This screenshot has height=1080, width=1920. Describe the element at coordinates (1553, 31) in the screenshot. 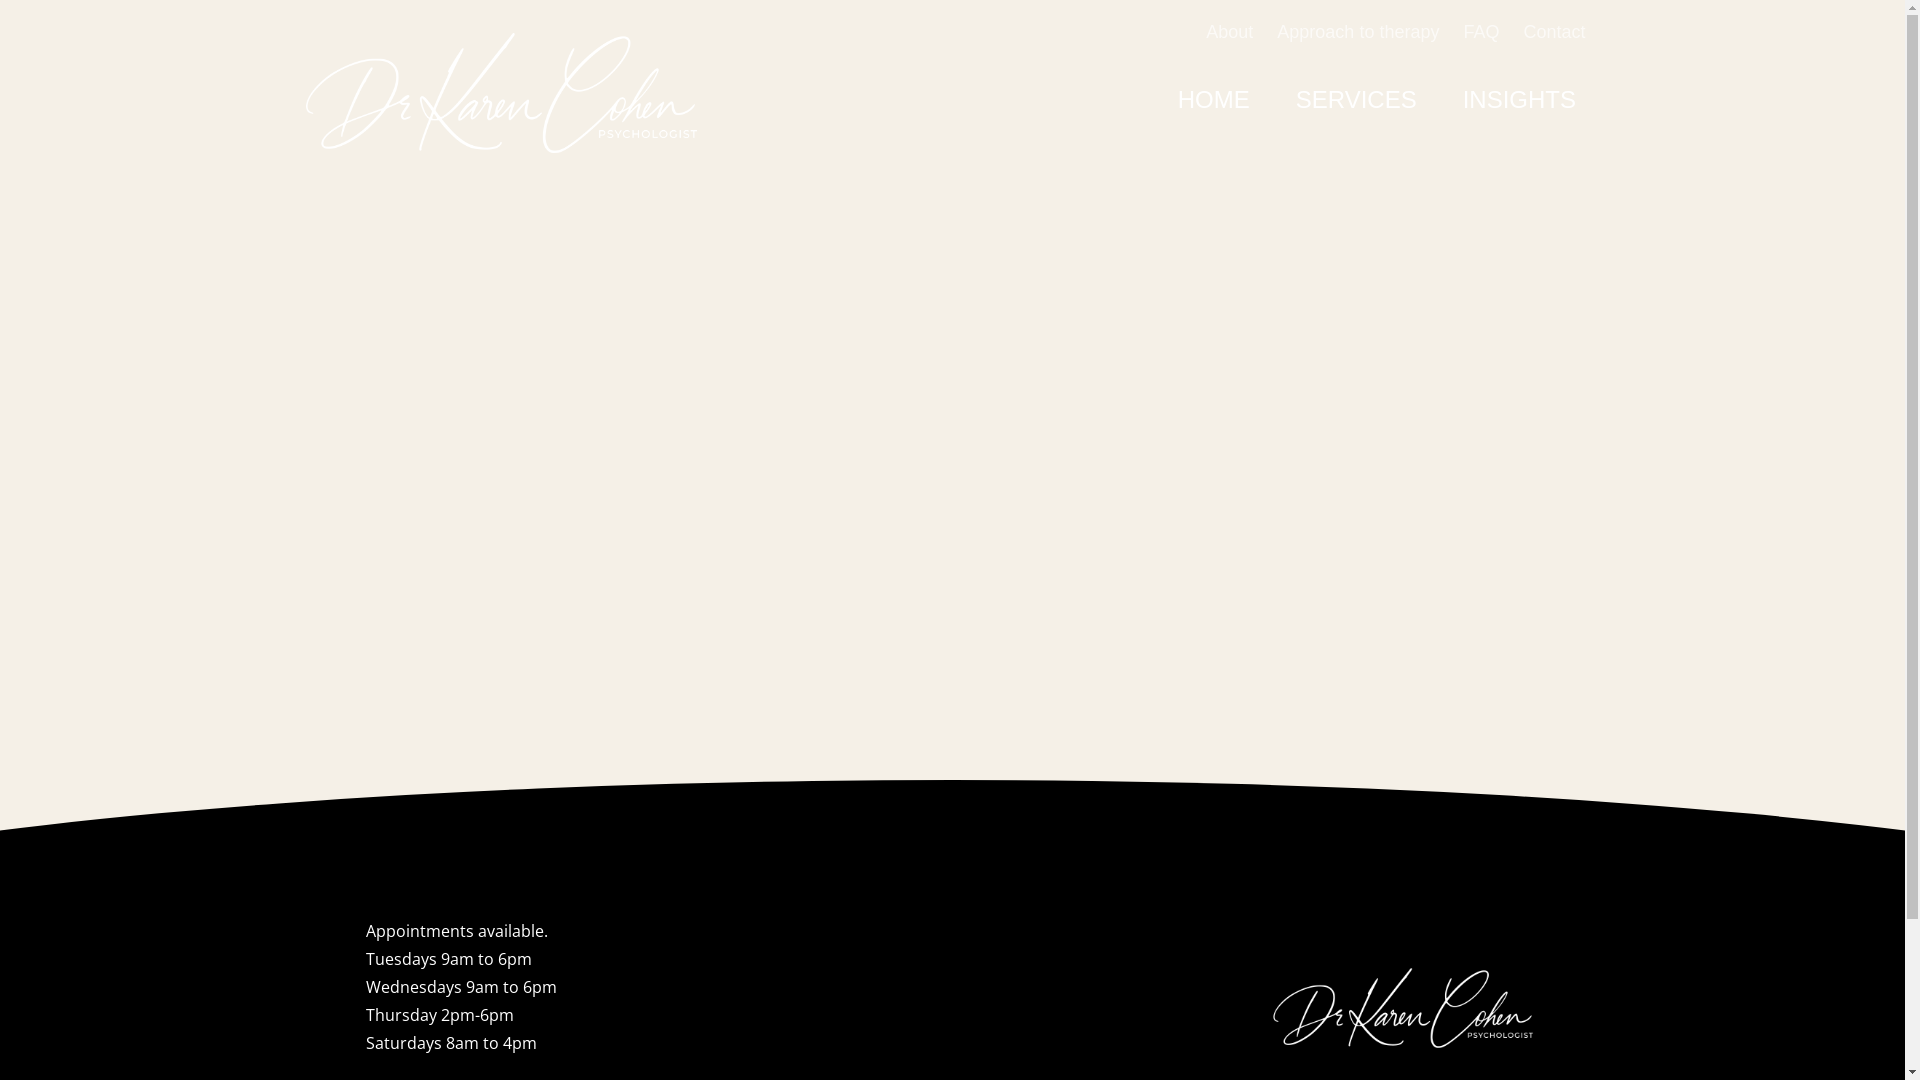

I see `'Contact'` at that location.